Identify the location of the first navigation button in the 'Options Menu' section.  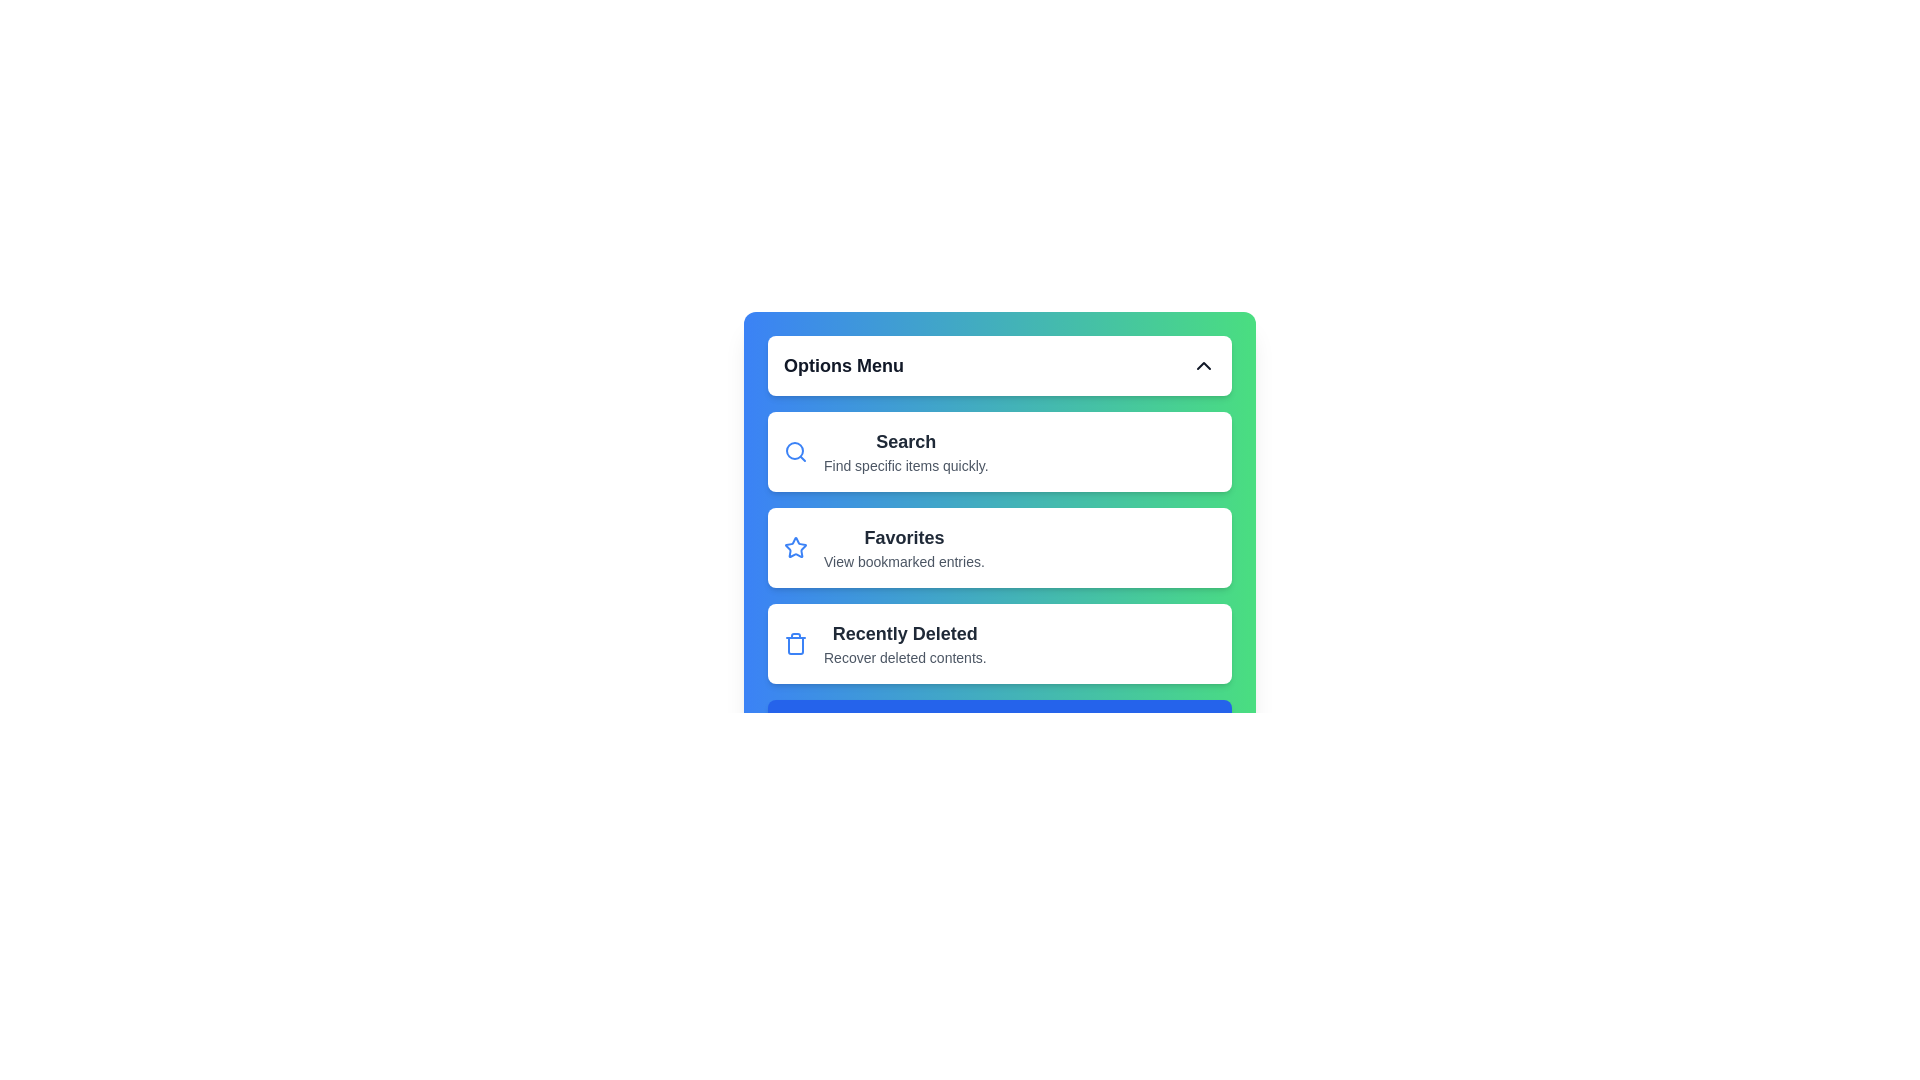
(999, 451).